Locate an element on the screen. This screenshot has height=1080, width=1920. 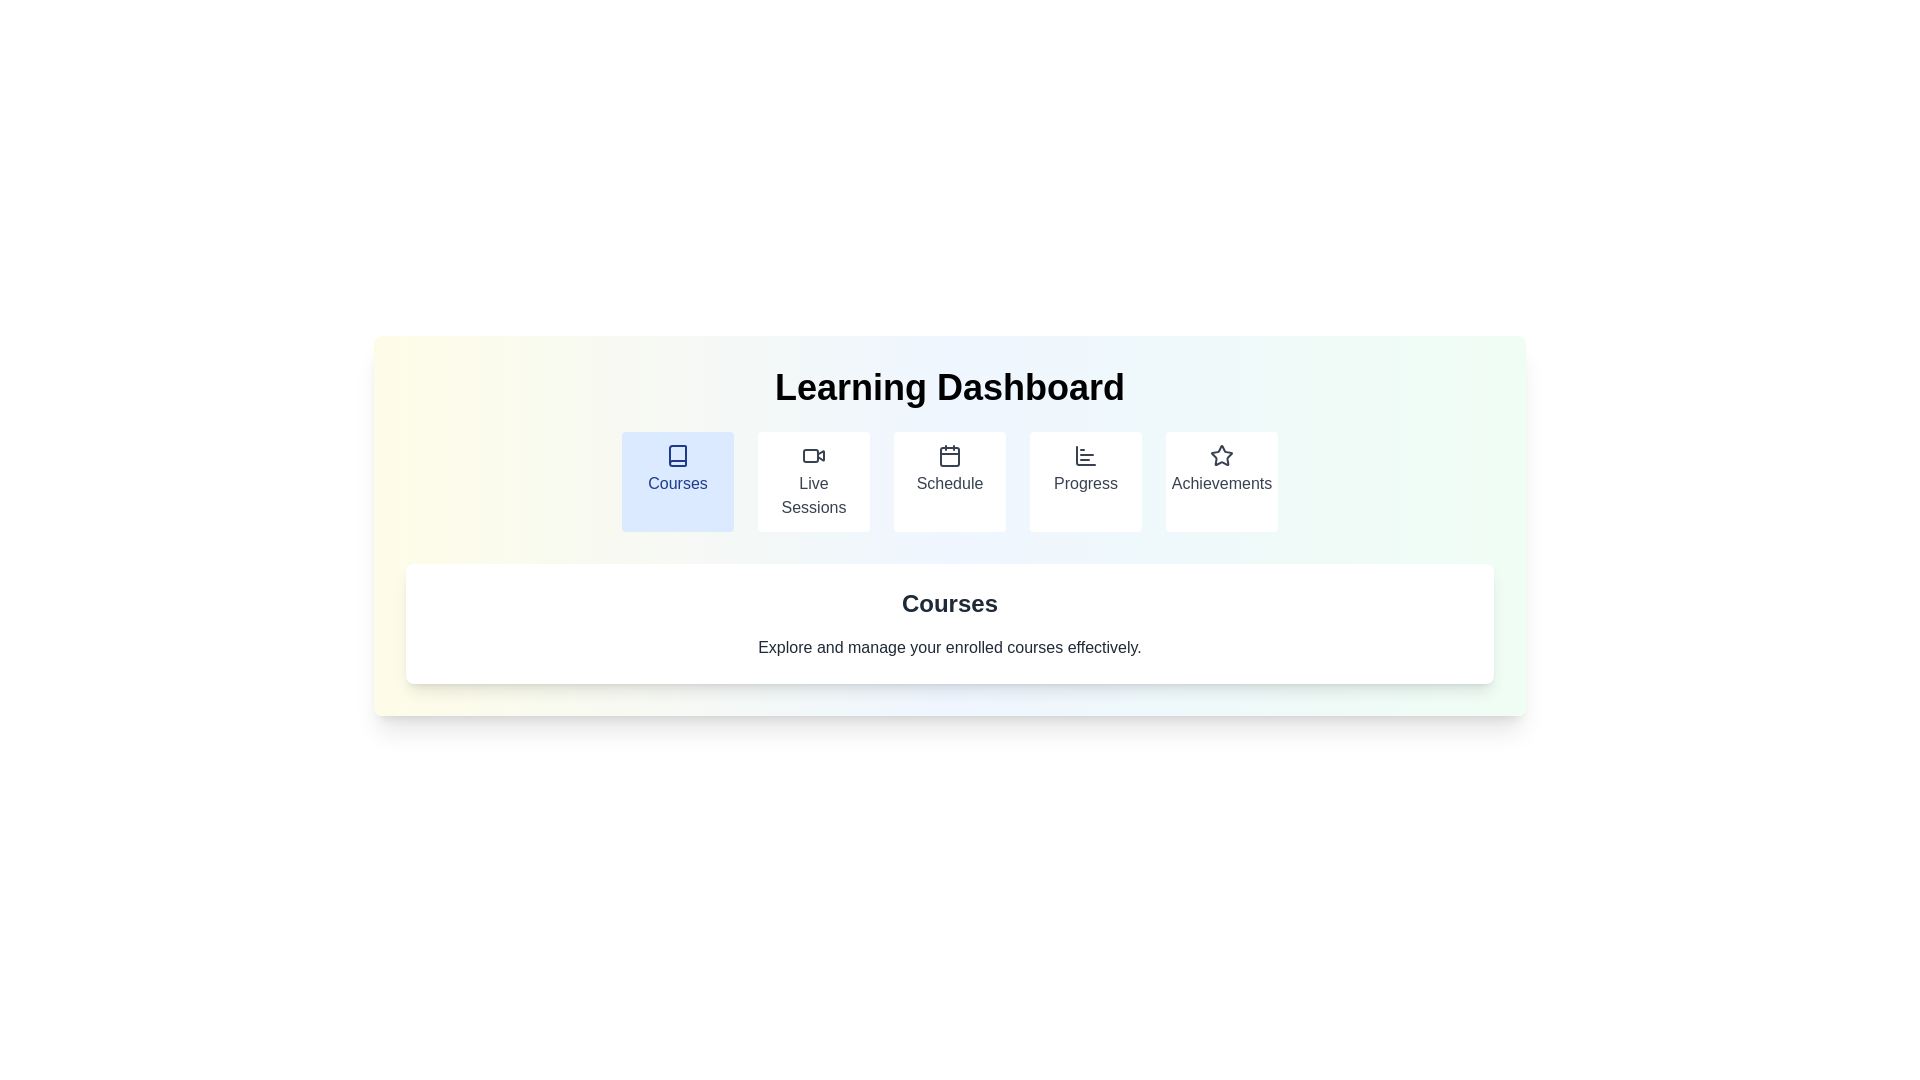
the red rectangular element with rounded corners located within the video camera icon in the navigation bar below the 'Learning Dashboard' is located at coordinates (811, 455).